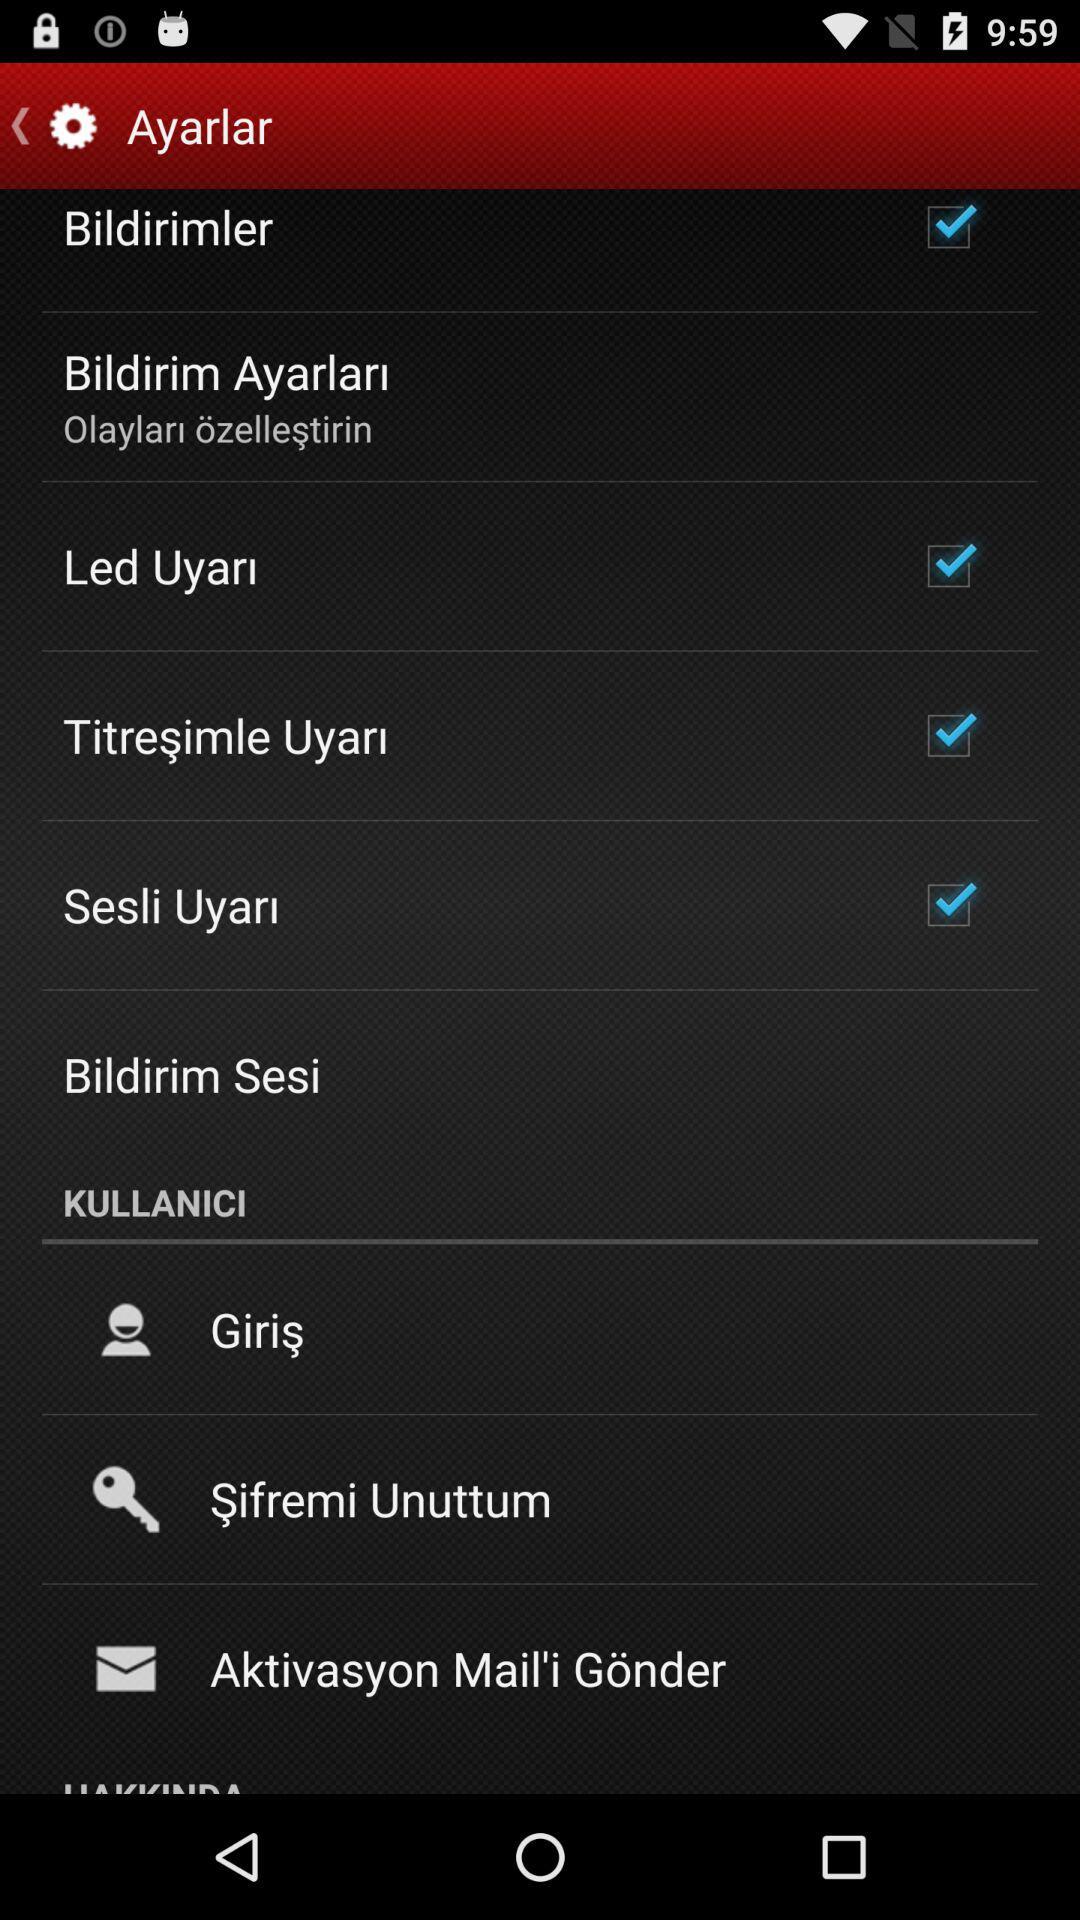 This screenshot has height=1920, width=1080. What do you see at coordinates (540, 1201) in the screenshot?
I see `the kullanici at the center` at bounding box center [540, 1201].